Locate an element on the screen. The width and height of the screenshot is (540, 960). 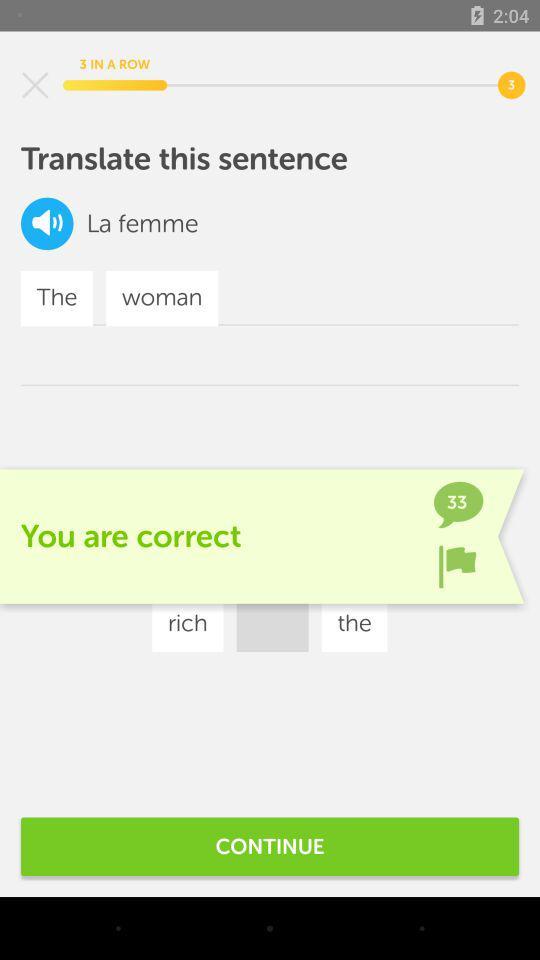
icon to the left of the the item is located at coordinates (187, 623).